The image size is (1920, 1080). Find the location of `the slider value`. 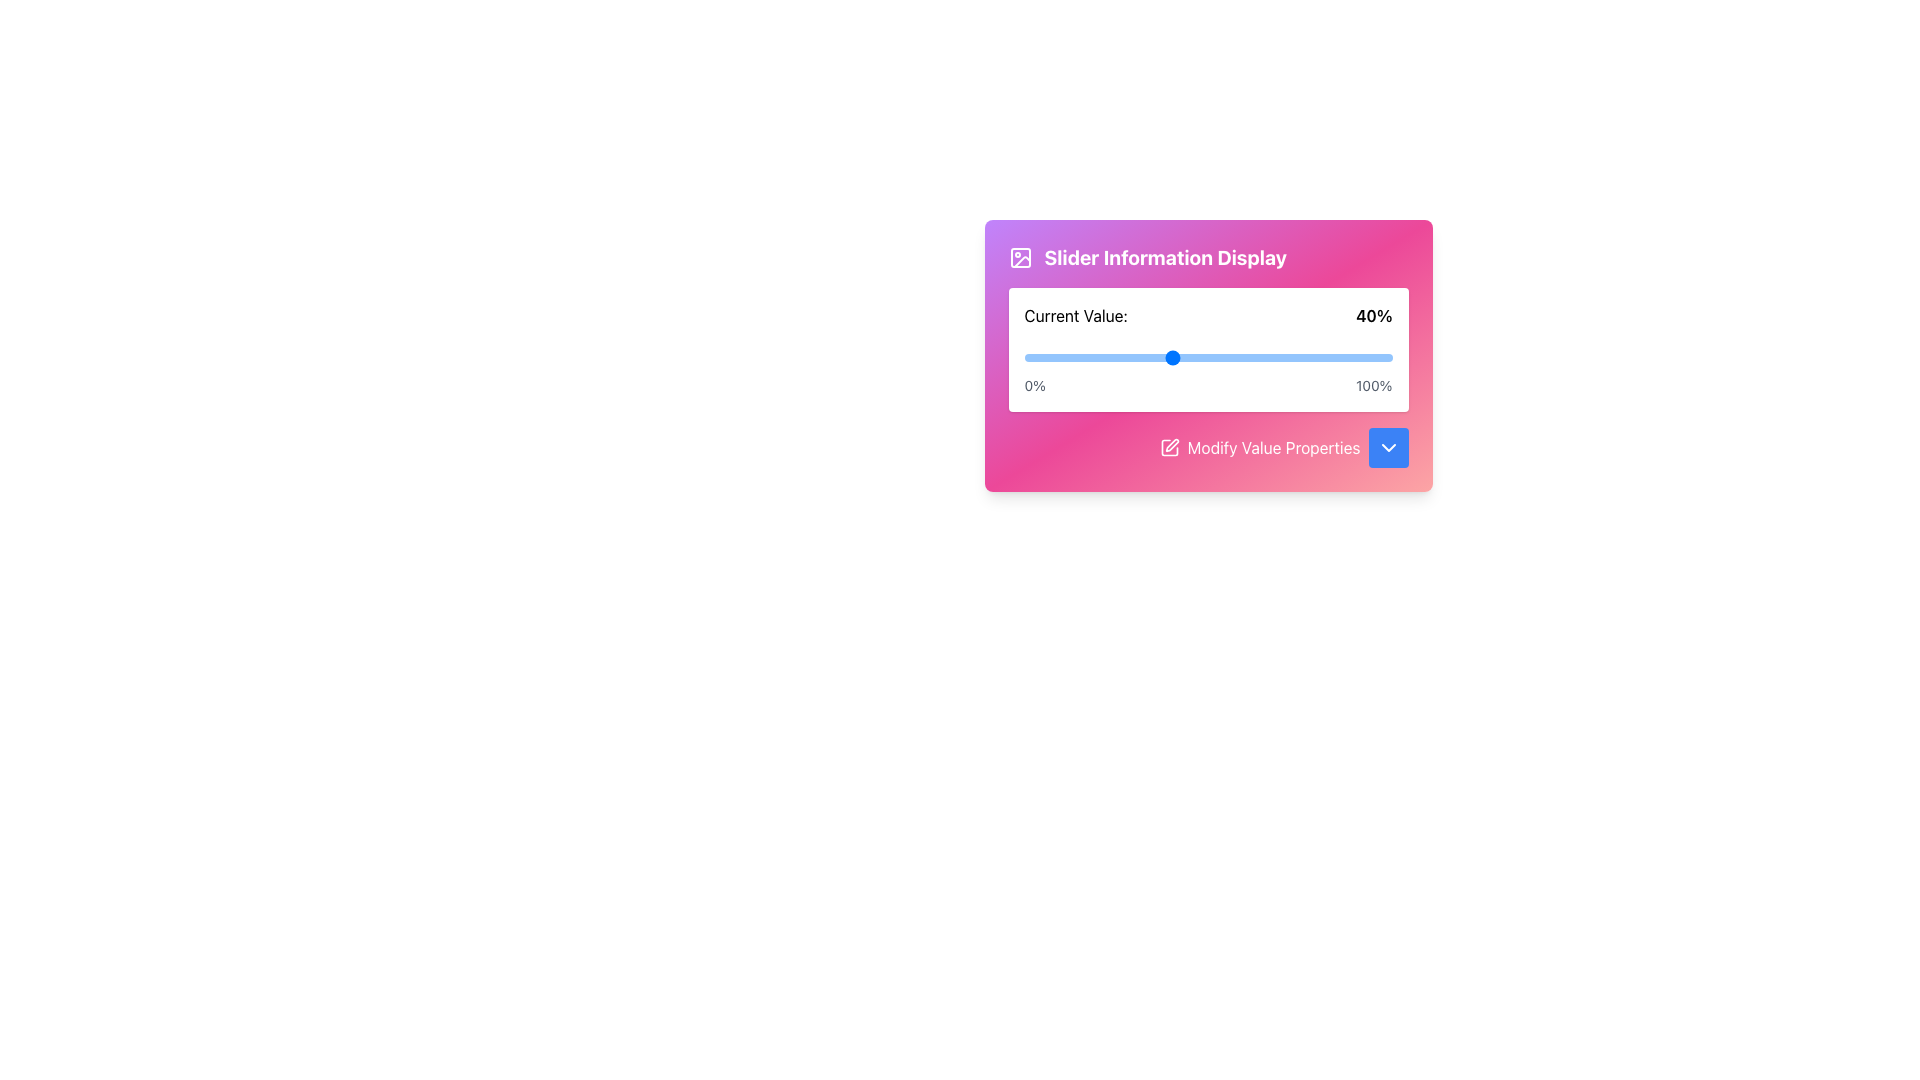

the slider value is located at coordinates (1333, 357).